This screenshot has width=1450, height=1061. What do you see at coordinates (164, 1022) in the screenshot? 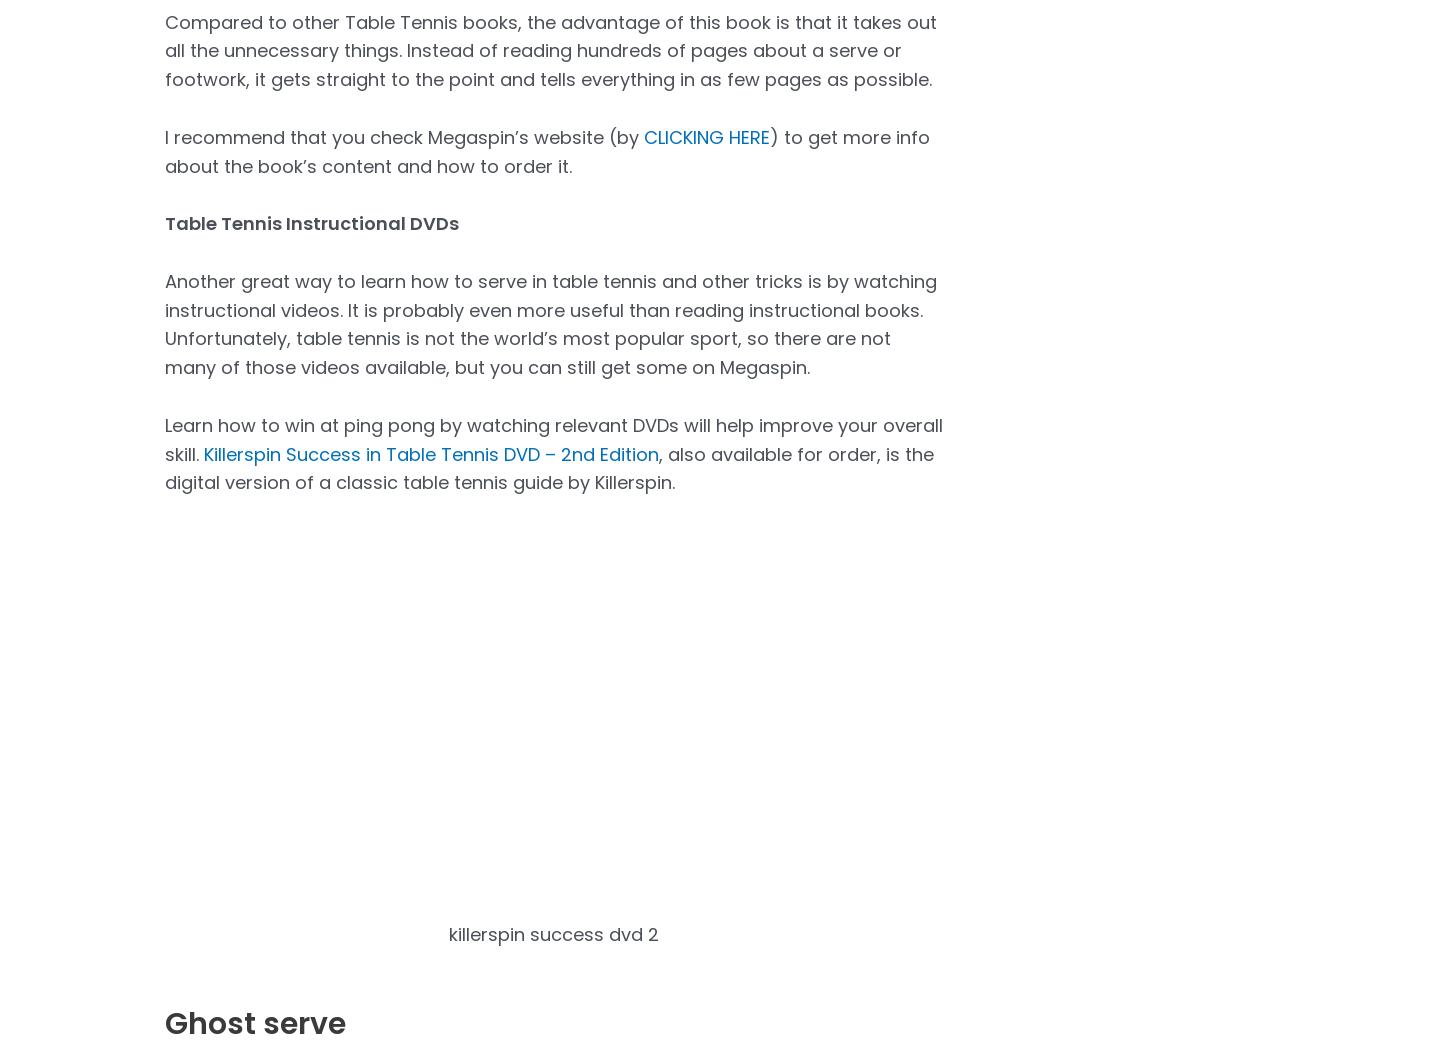
I see `'Ghost serve'` at bounding box center [164, 1022].